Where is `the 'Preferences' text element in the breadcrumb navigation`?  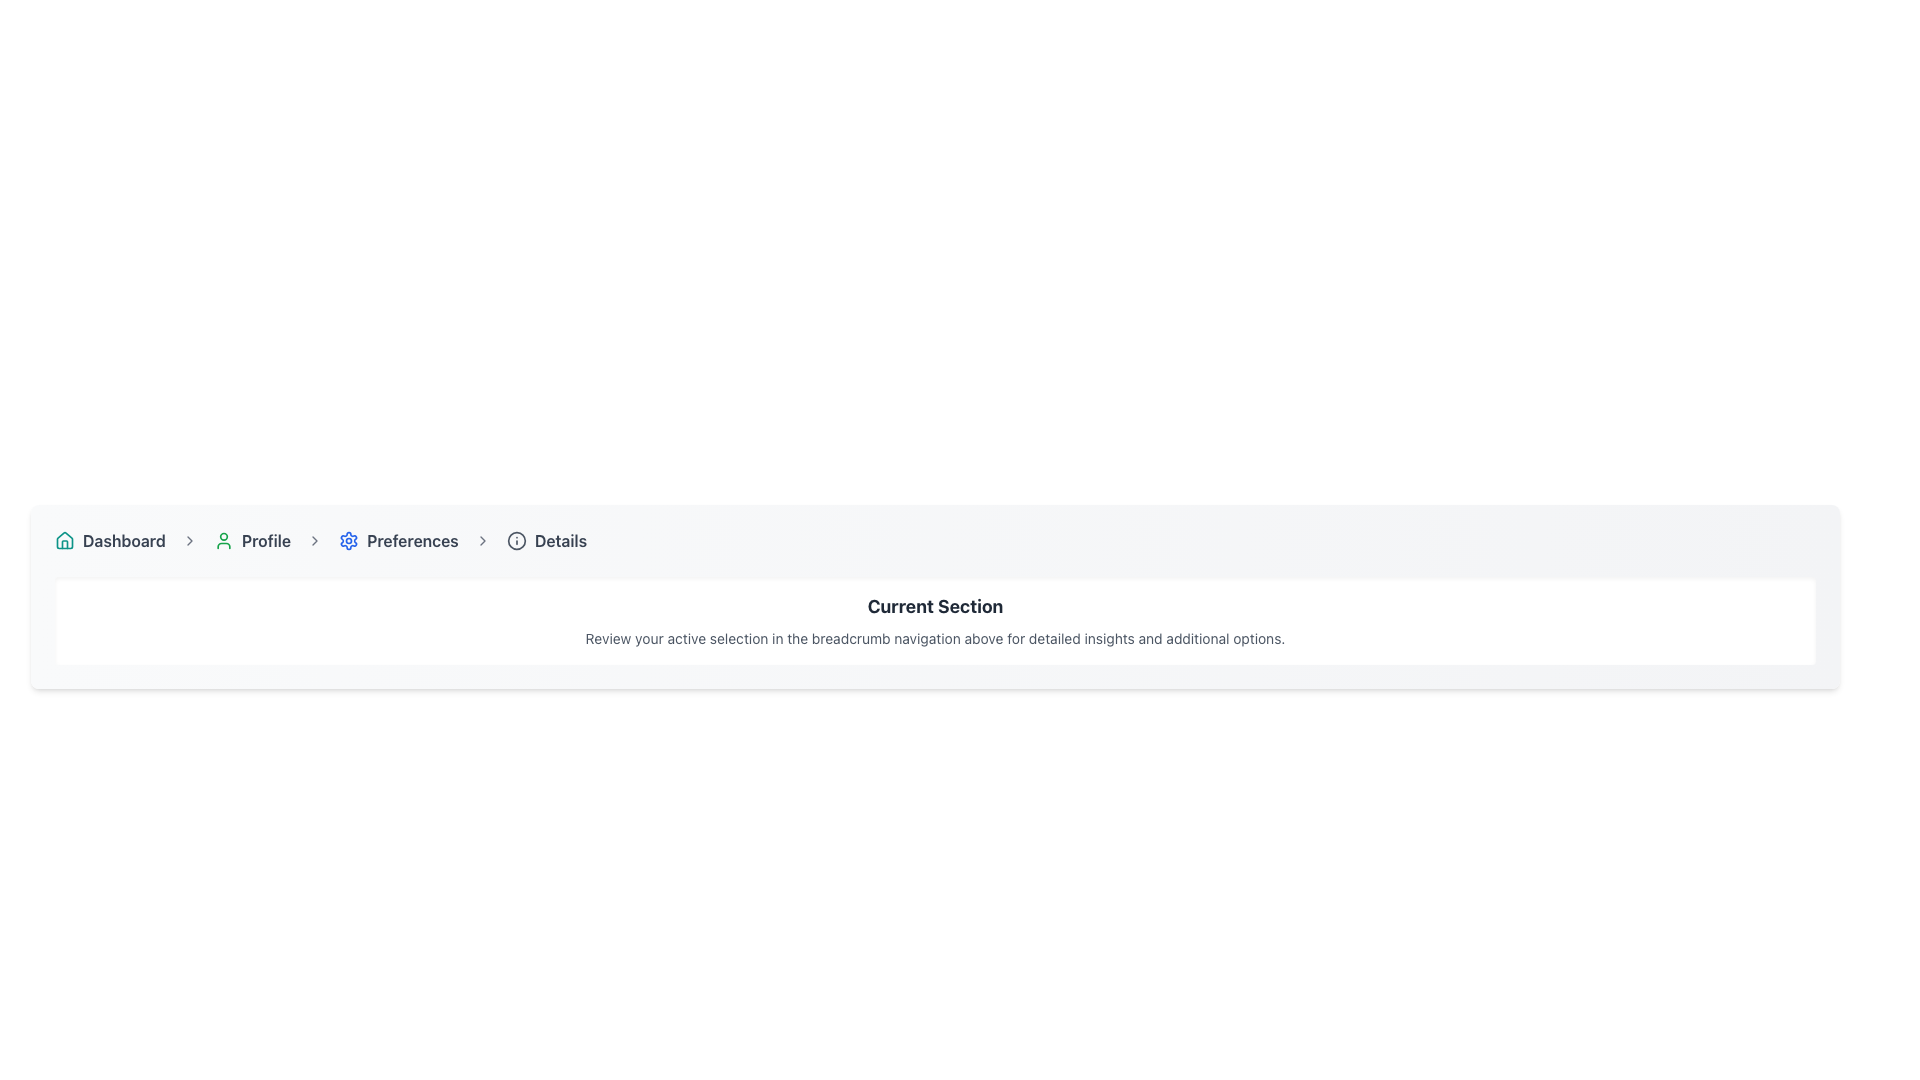
the 'Preferences' text element in the breadcrumb navigation is located at coordinates (411, 540).